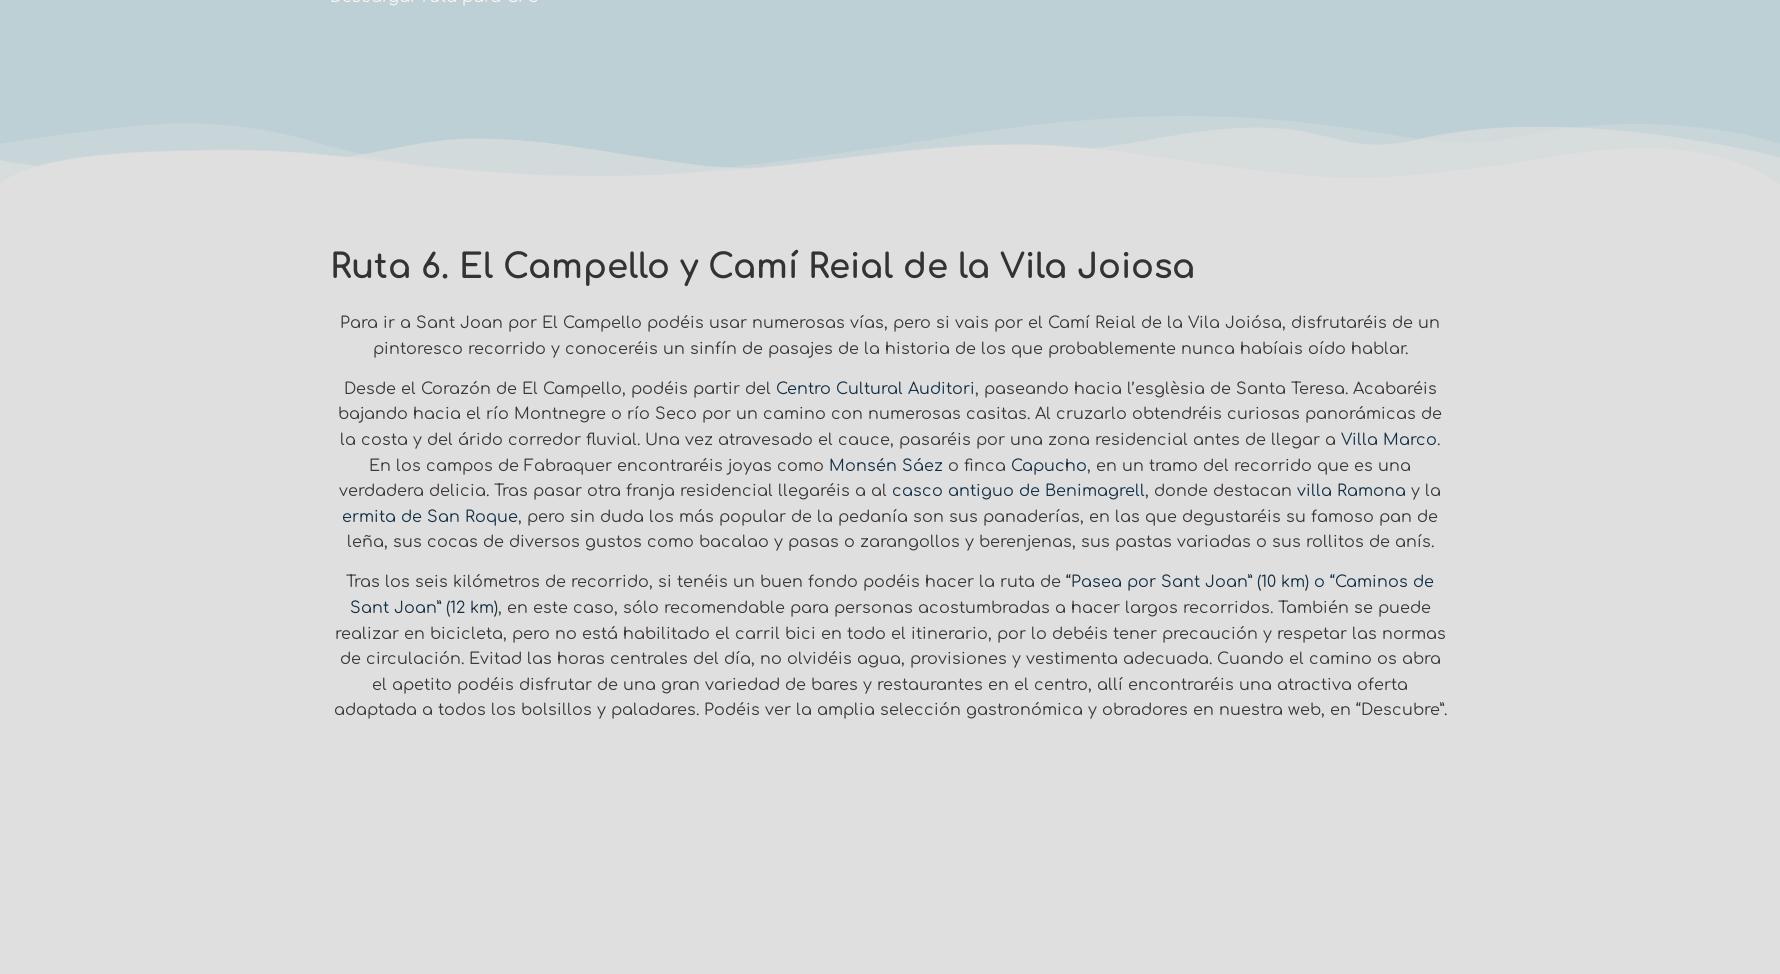  I want to click on ', en un tramo del recorrido que es una verdadera delicia. Tras pasar otra franja residencial llegaréis a al', so click(874, 477).